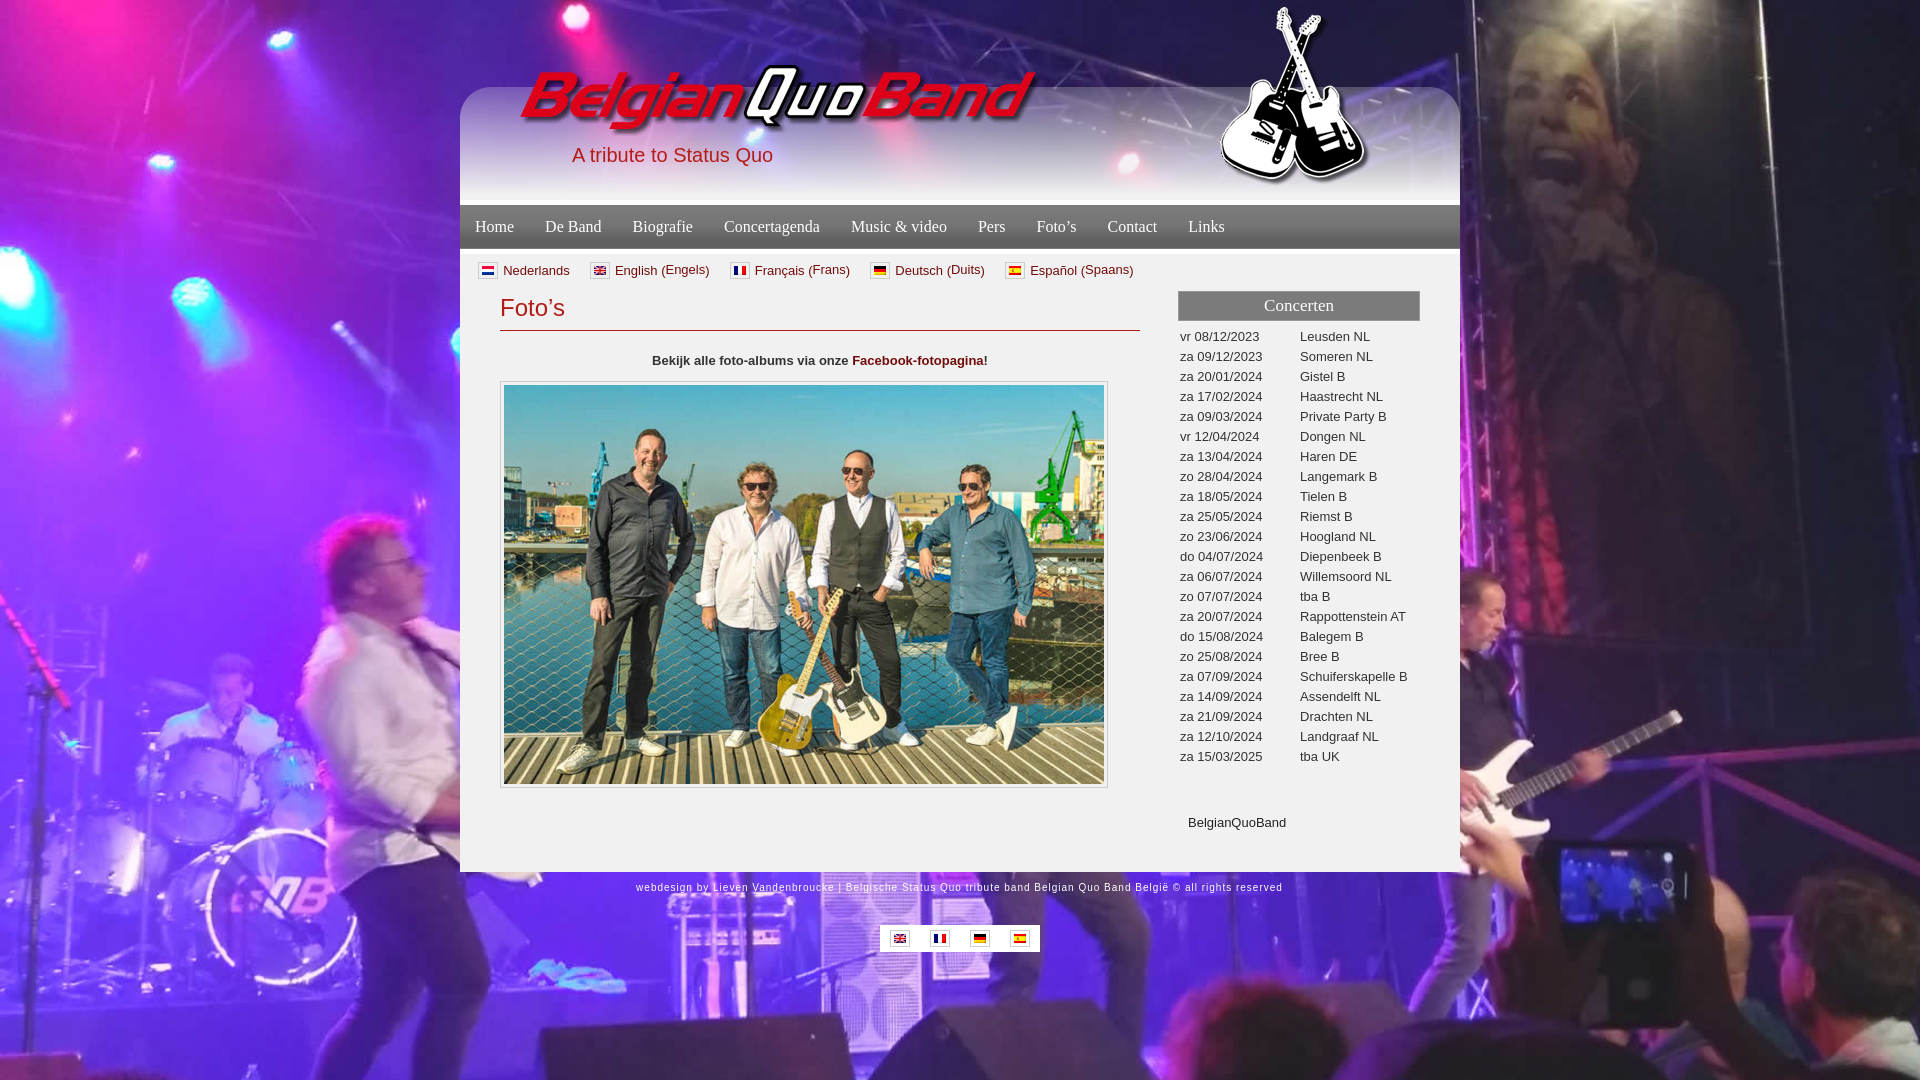 The image size is (1920, 1080). I want to click on 'Links', so click(1172, 226).